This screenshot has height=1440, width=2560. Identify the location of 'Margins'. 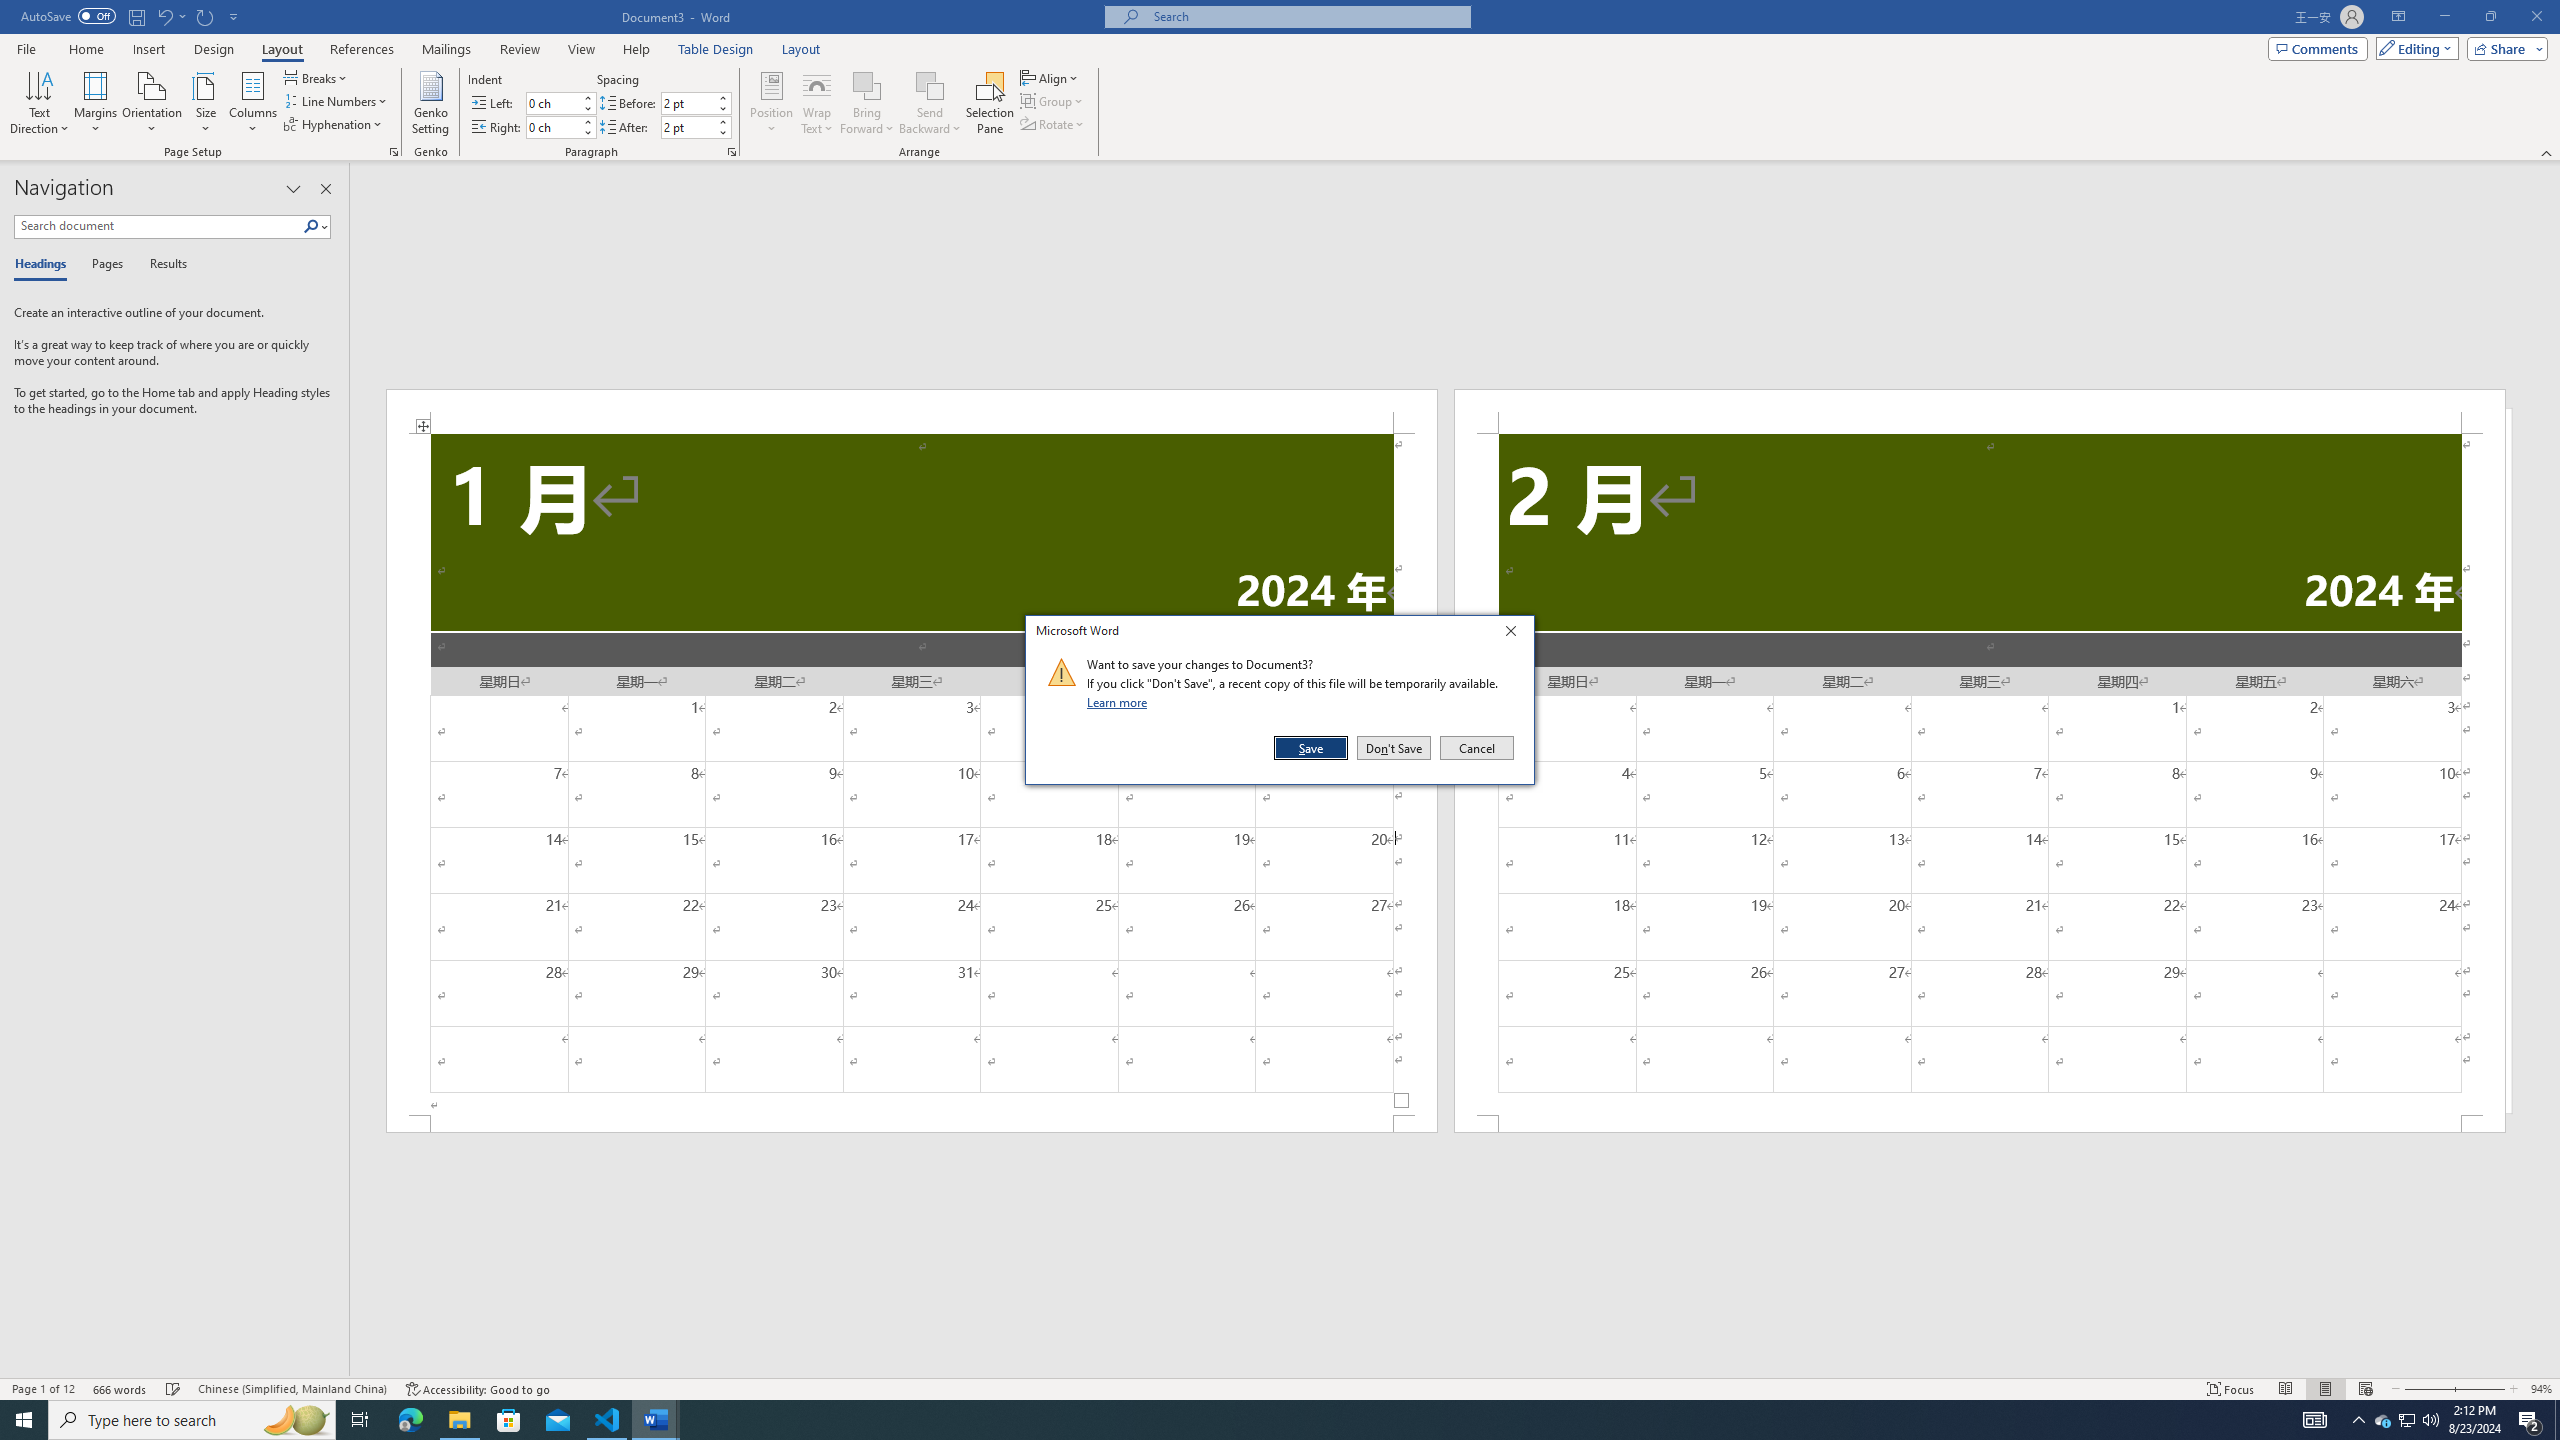
(95, 103).